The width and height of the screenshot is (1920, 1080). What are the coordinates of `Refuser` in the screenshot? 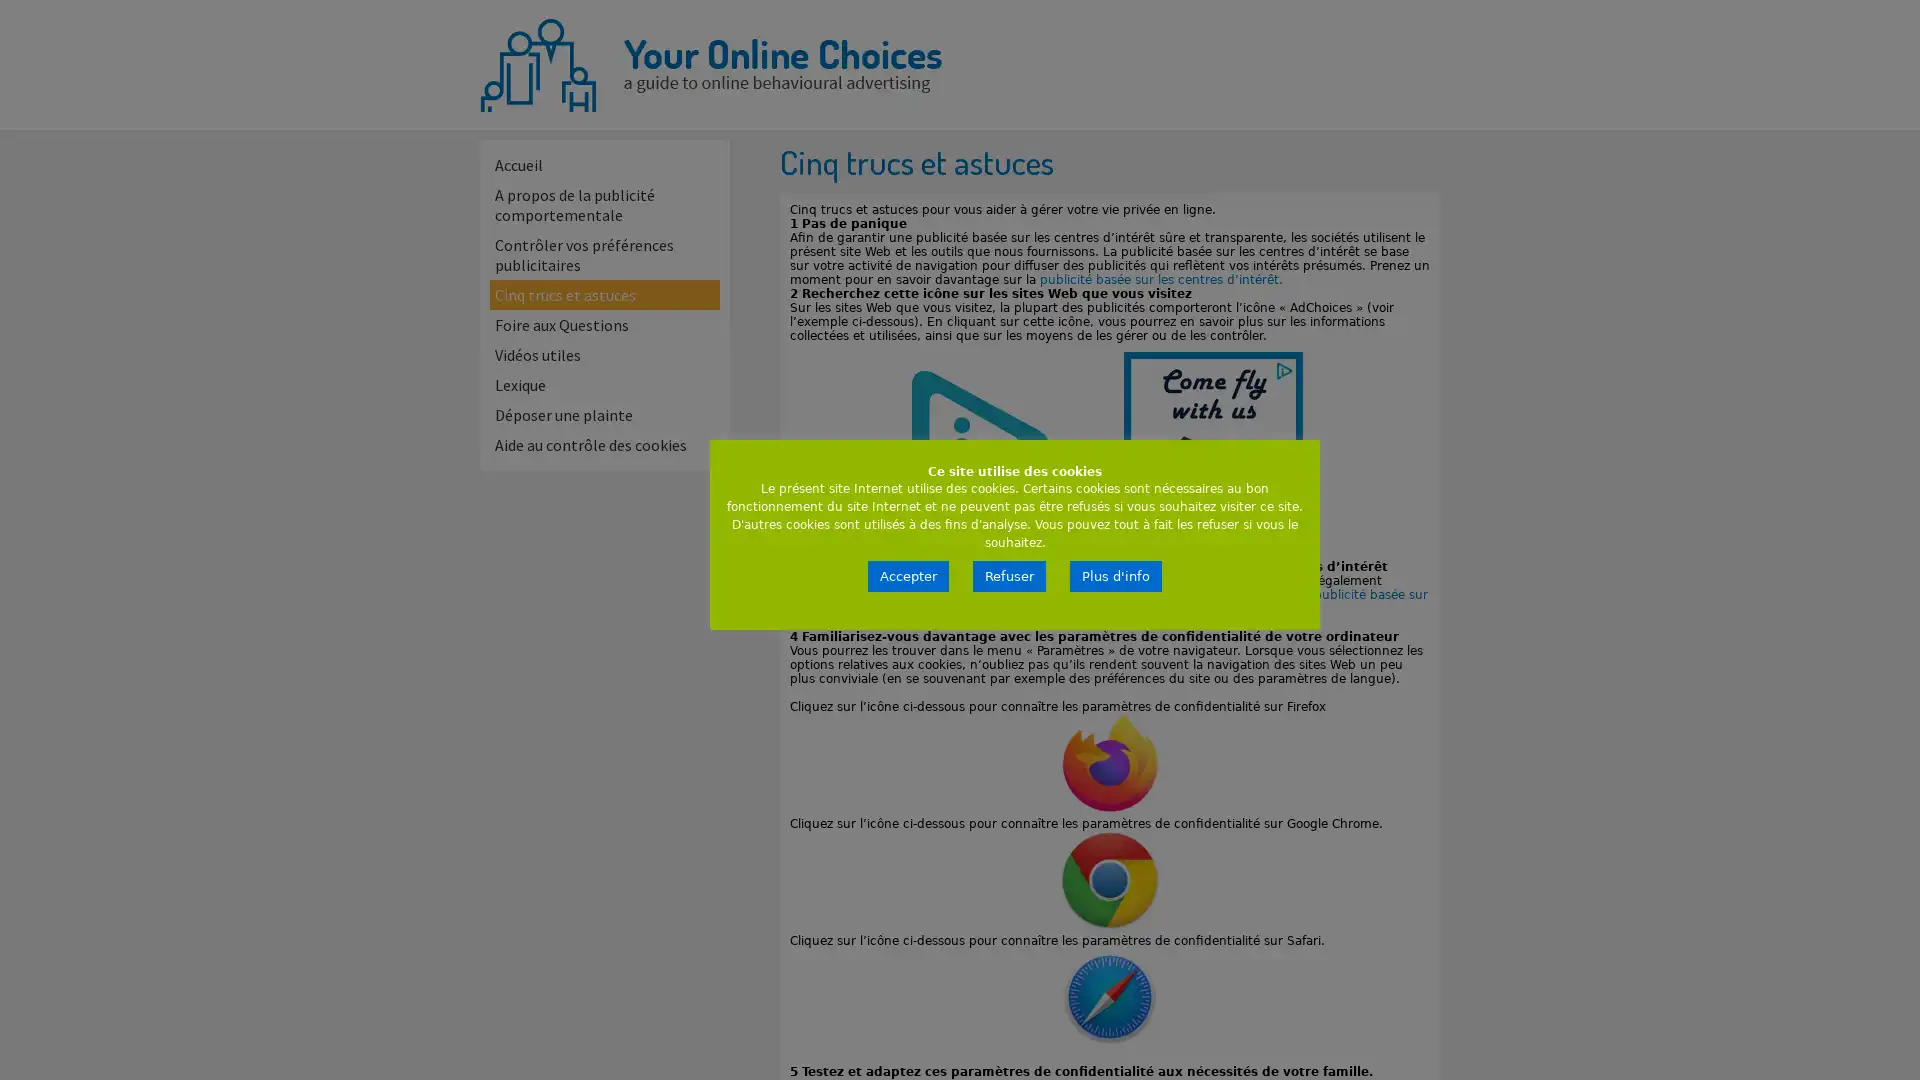 It's located at (1009, 576).